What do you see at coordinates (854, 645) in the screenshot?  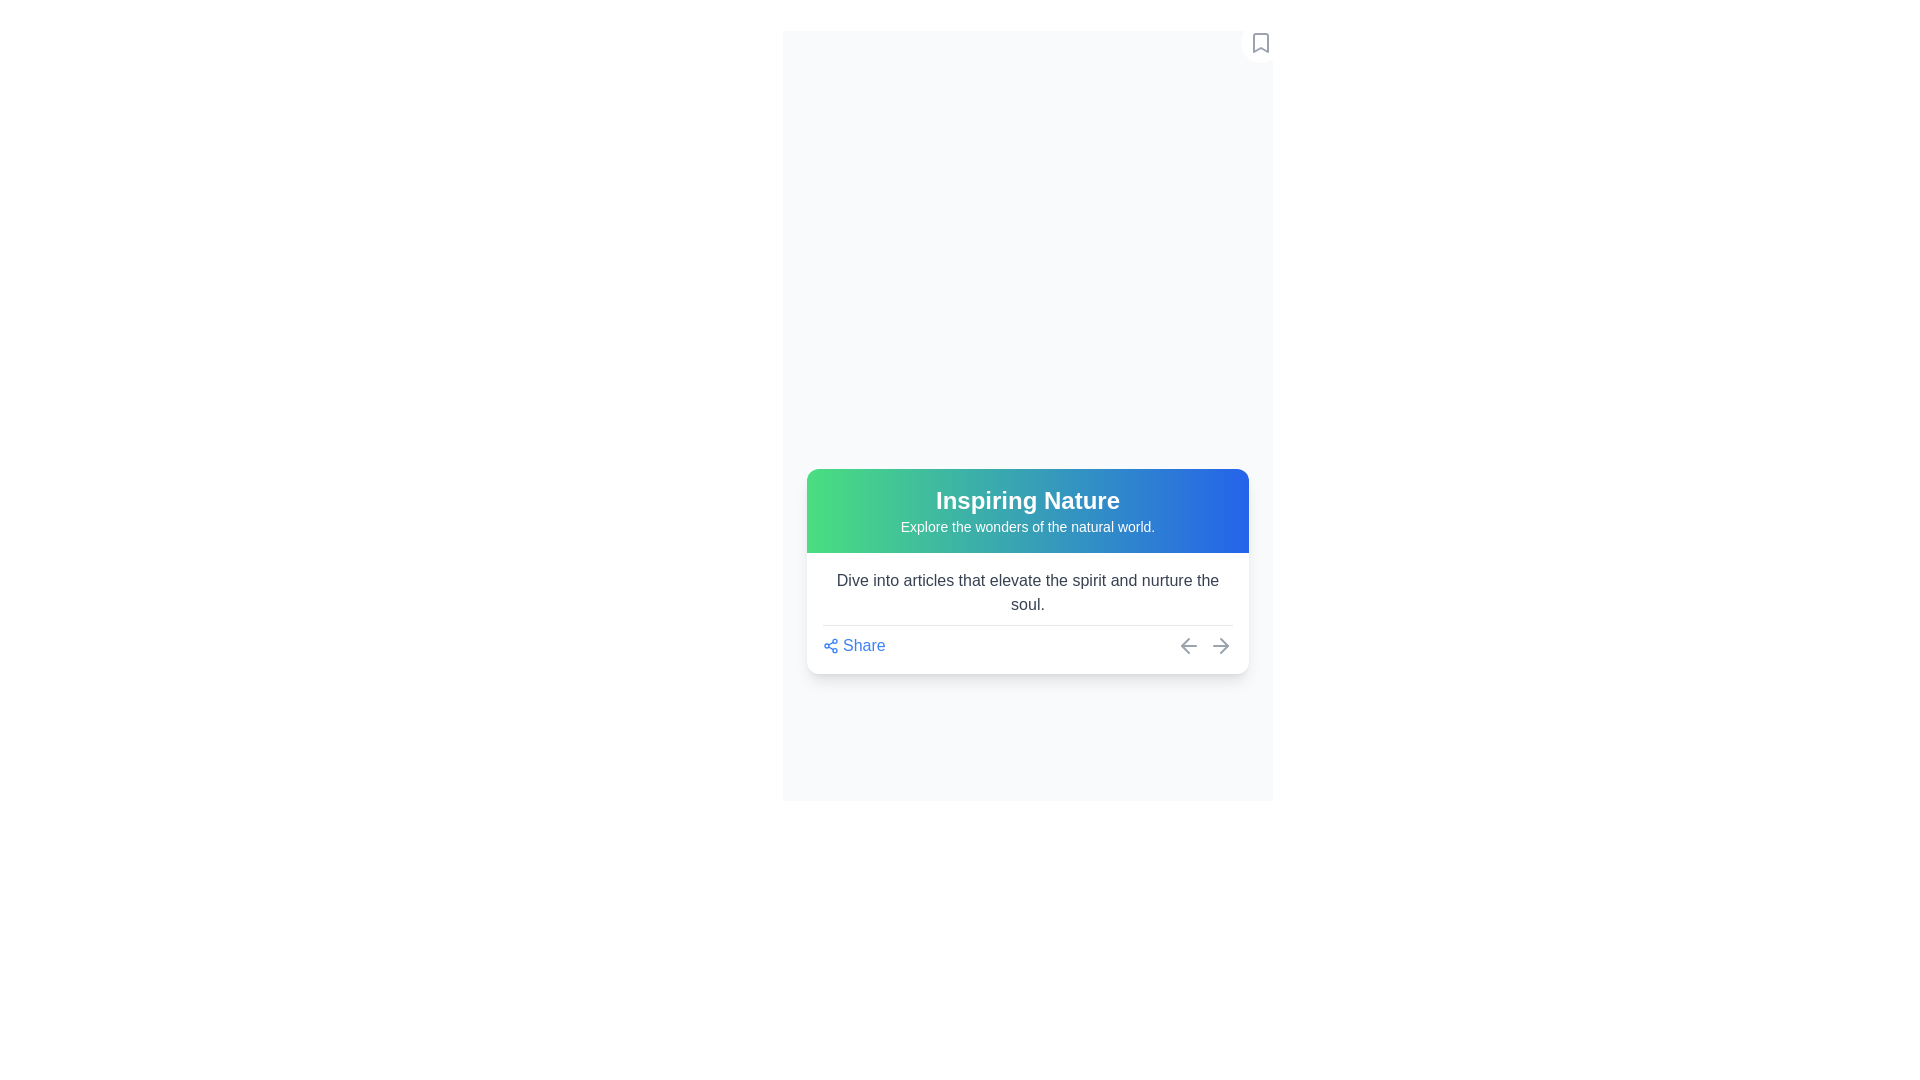 I see `the share button located at the bottom left of the card interface to initiate the share action` at bounding box center [854, 645].